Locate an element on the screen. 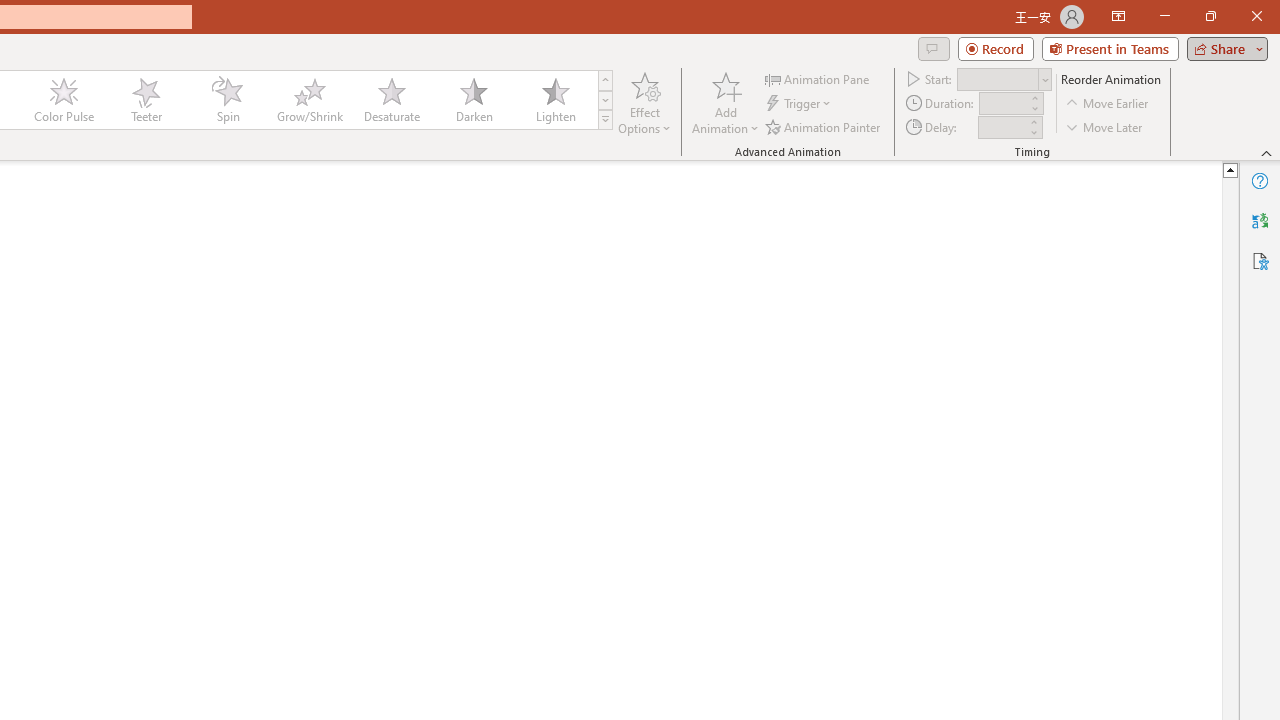  'Darken' is located at coordinates (472, 100).